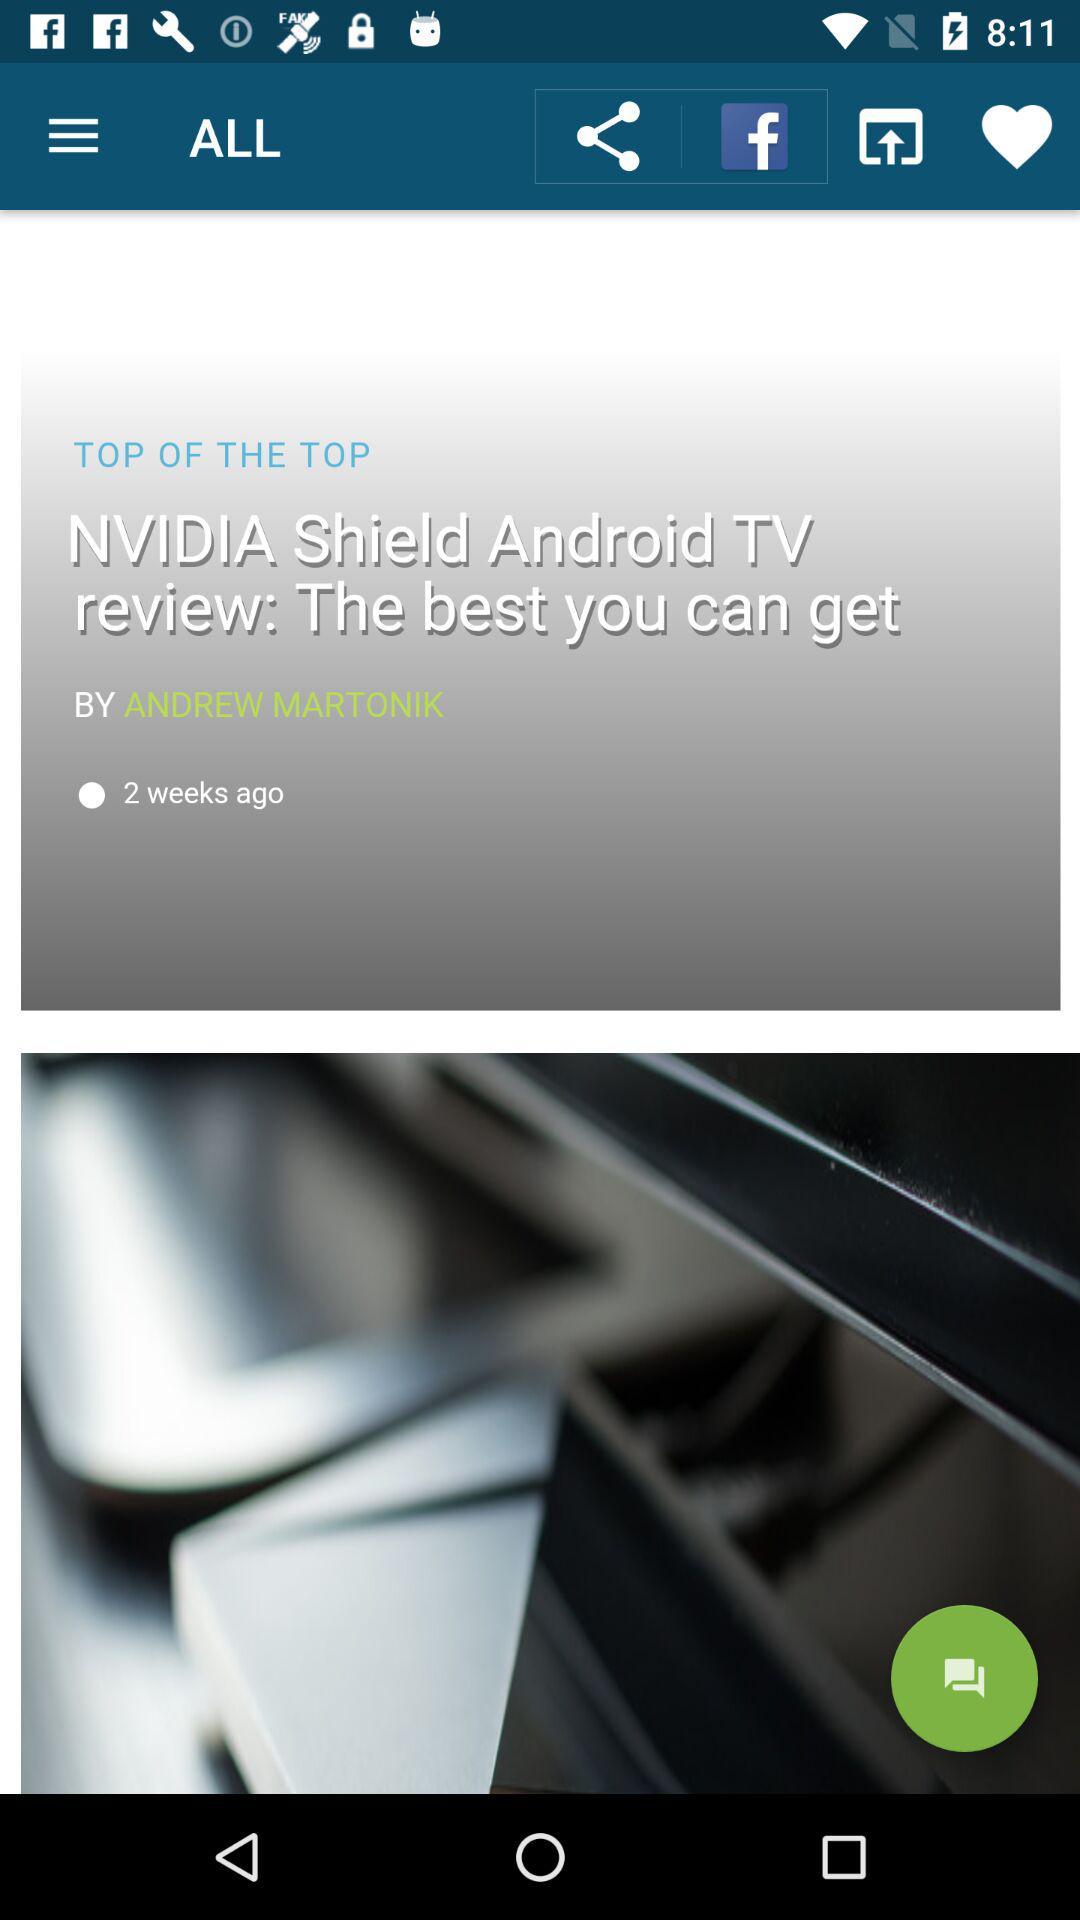 The width and height of the screenshot is (1080, 1920). What do you see at coordinates (540, 1002) in the screenshot?
I see `advertisement` at bounding box center [540, 1002].